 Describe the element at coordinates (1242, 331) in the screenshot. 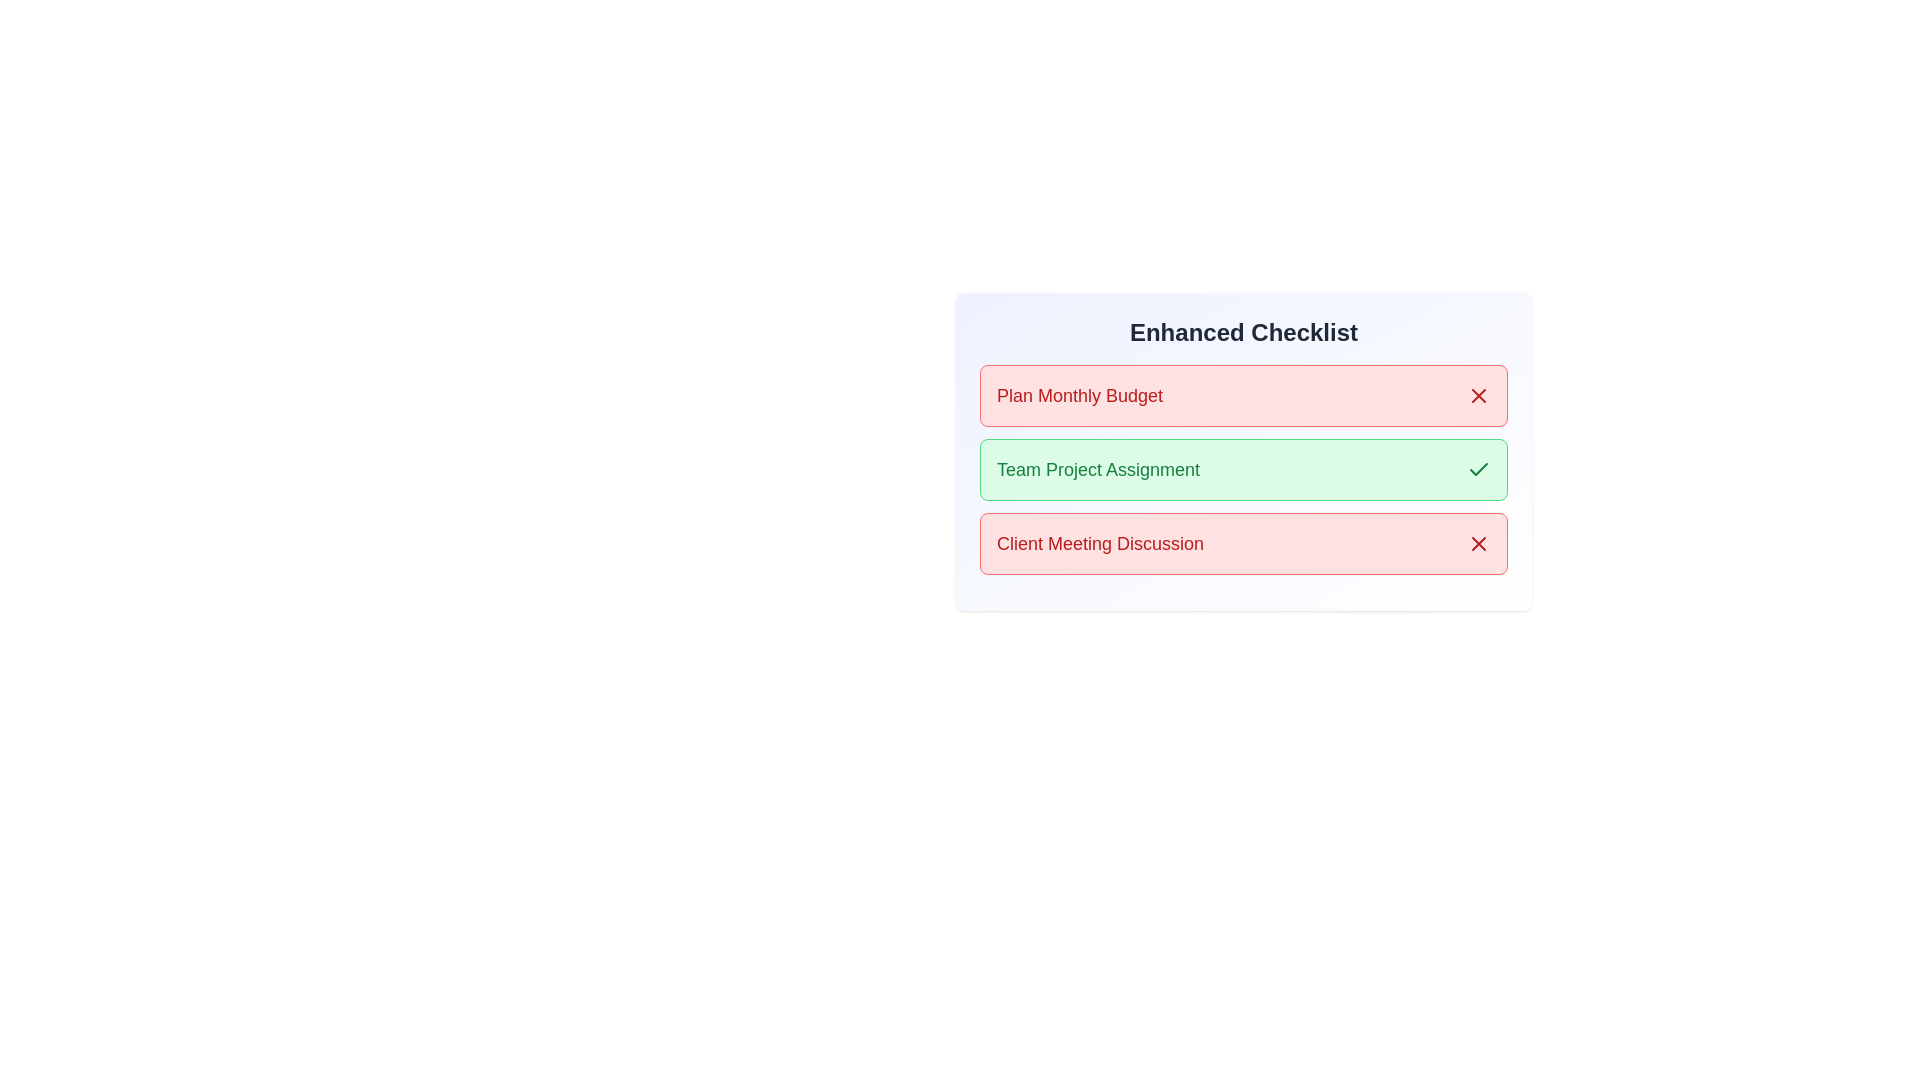

I see `the bold header with the text 'Enhanced Checklist' which is centrally aligned at the top of its section` at that location.